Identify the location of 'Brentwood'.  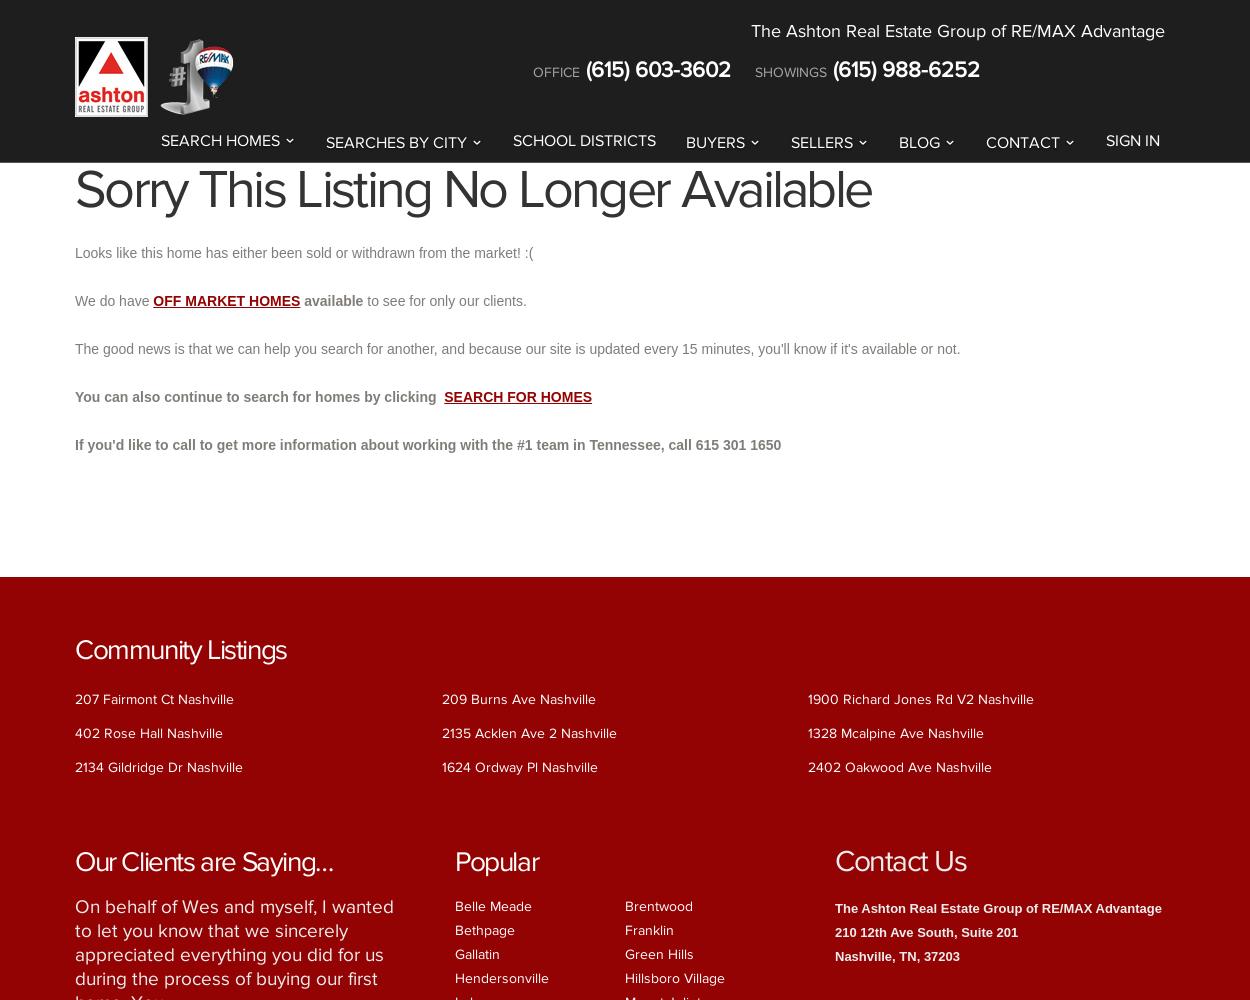
(625, 905).